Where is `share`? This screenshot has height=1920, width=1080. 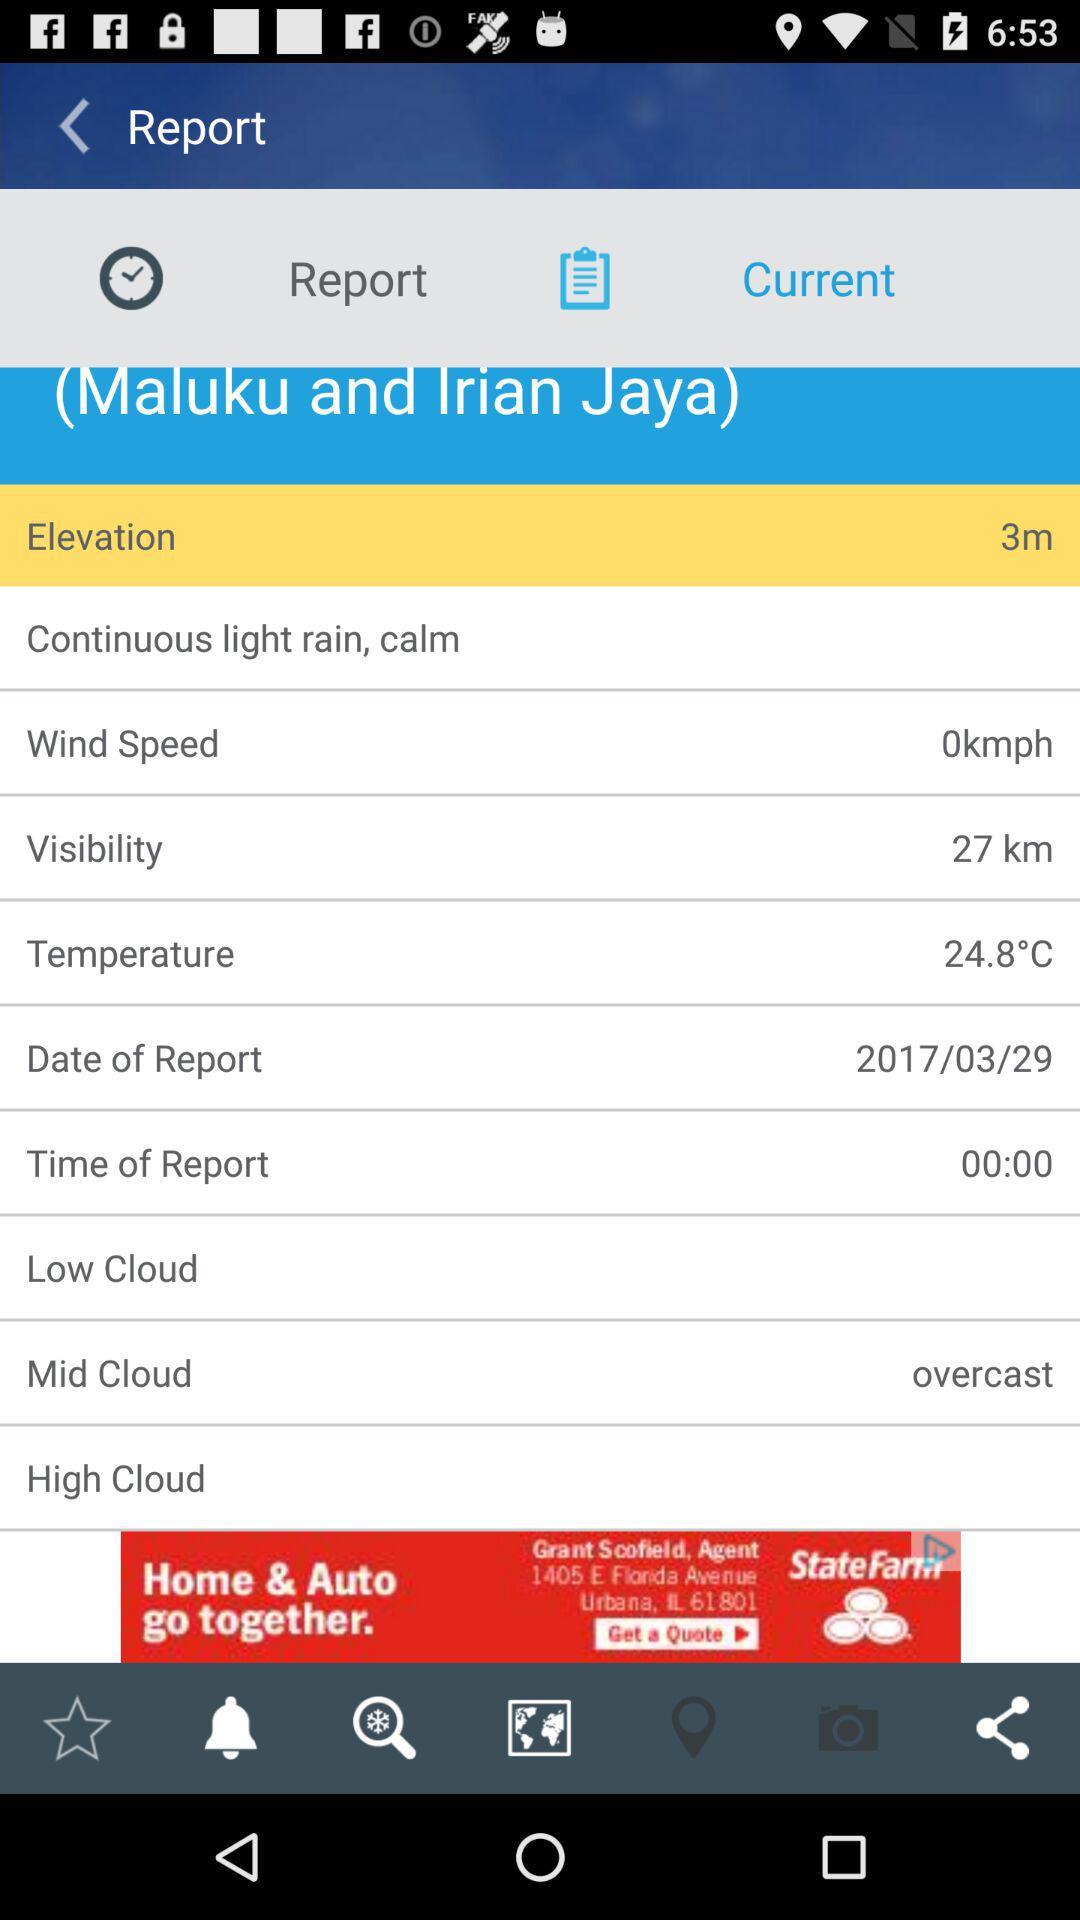 share is located at coordinates (538, 1727).